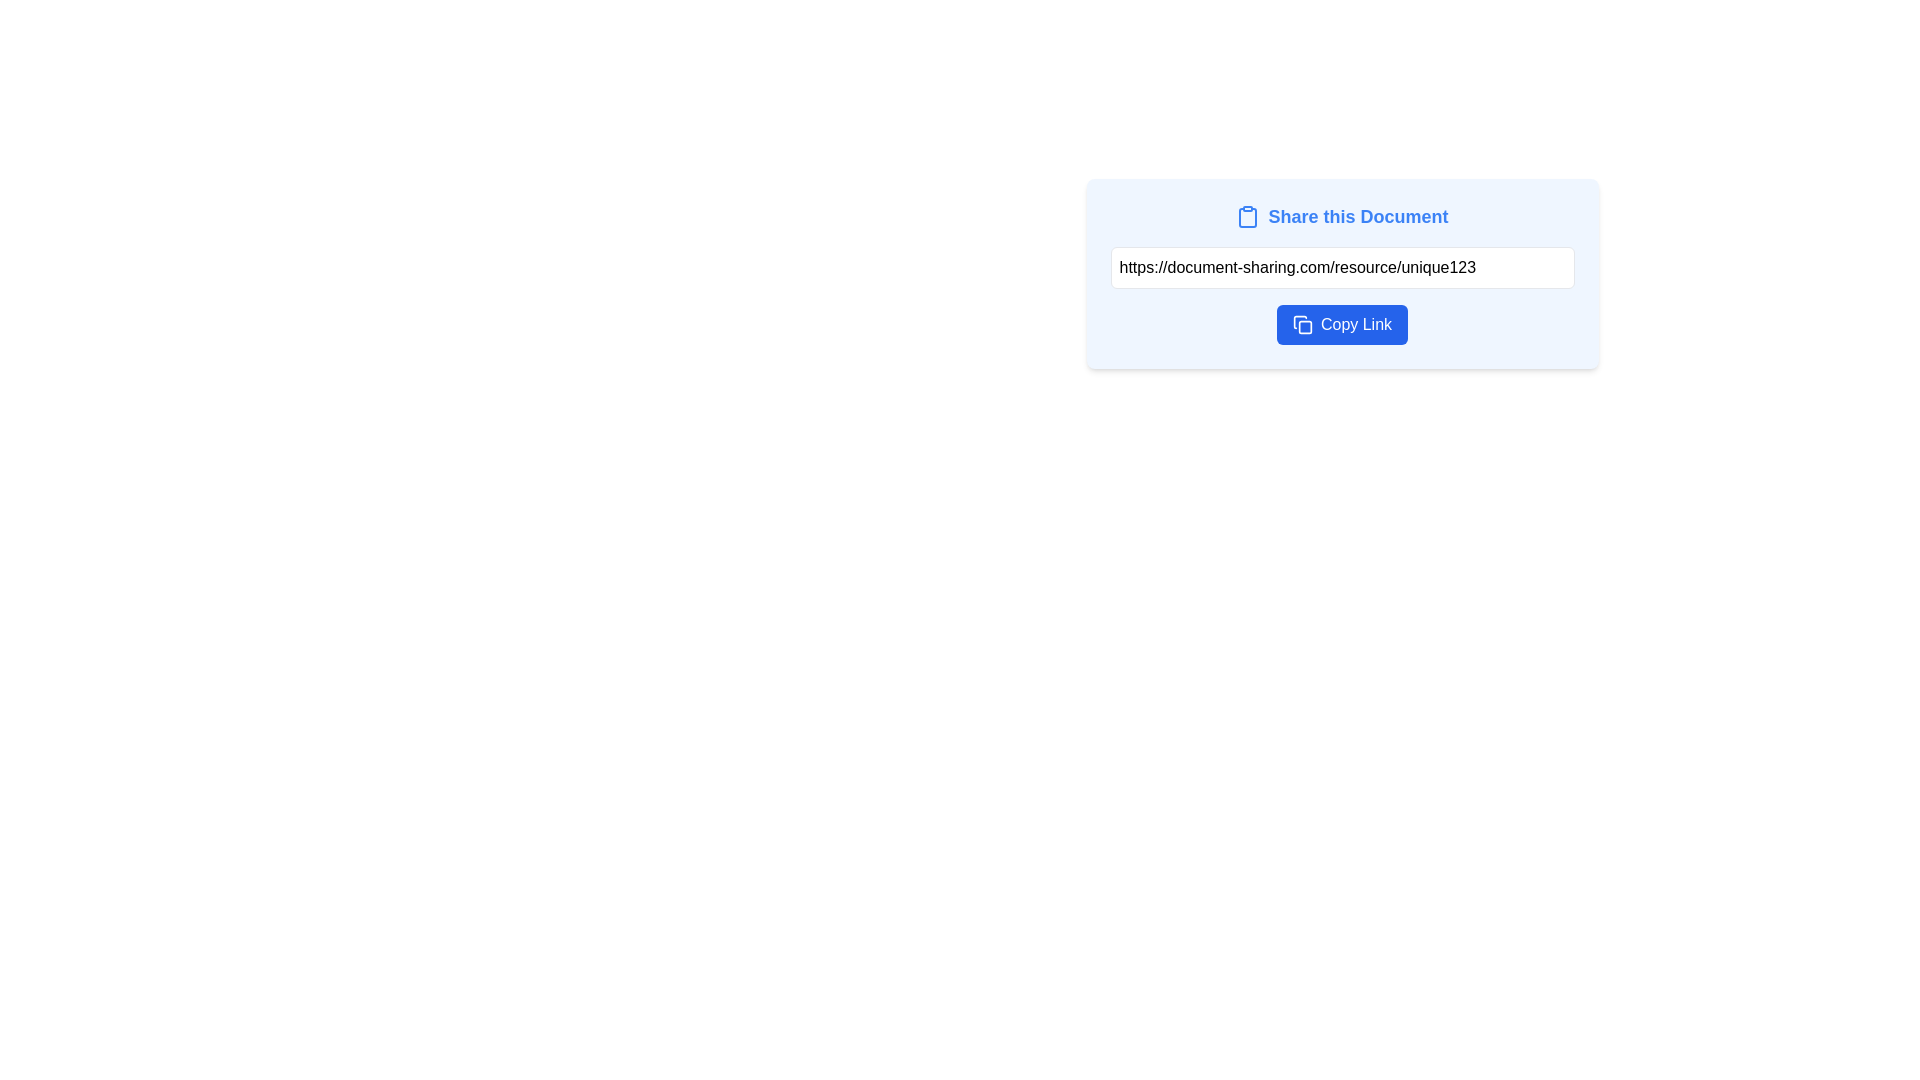 This screenshot has width=1920, height=1080. What do you see at coordinates (1342, 323) in the screenshot?
I see `the button located in the light blue sharing options box to copy the displayed URL to the clipboard` at bounding box center [1342, 323].